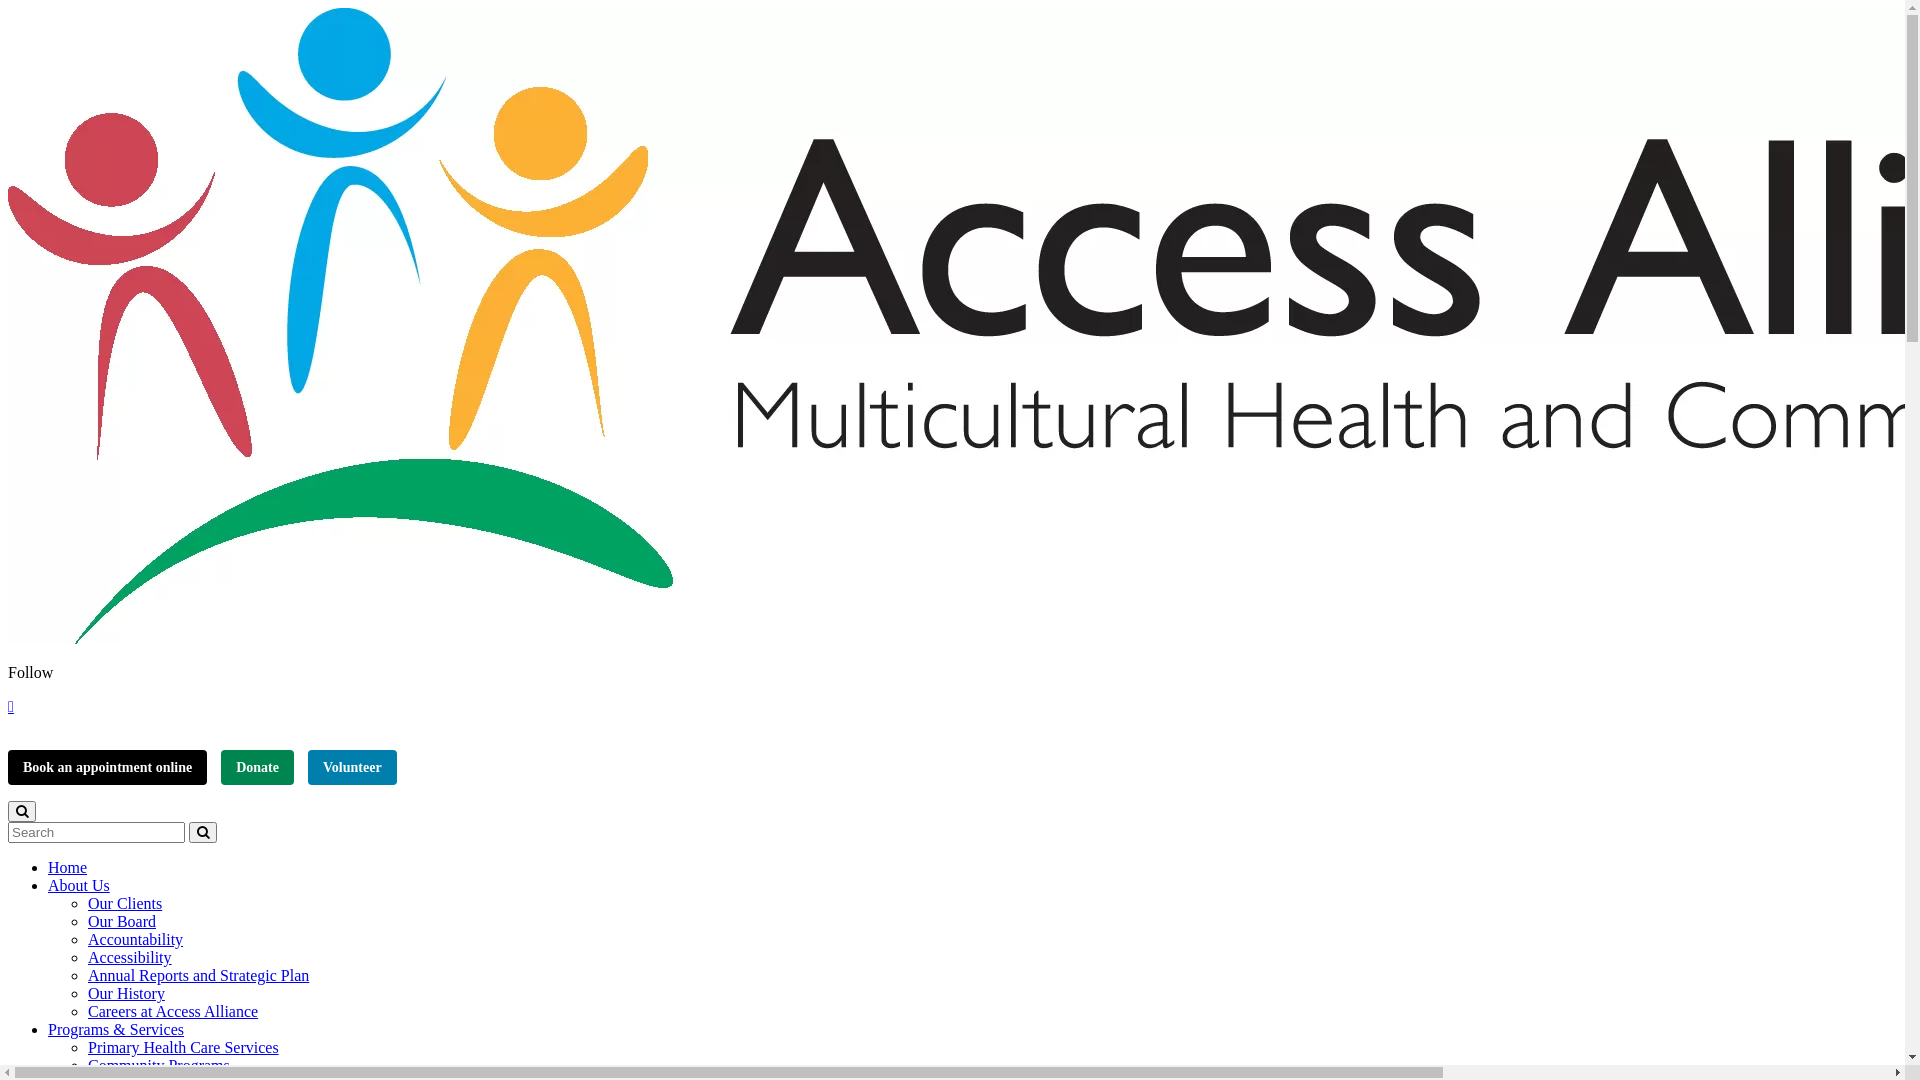 The width and height of the screenshot is (1920, 1080). I want to click on 'Book an appointment online', so click(106, 766).